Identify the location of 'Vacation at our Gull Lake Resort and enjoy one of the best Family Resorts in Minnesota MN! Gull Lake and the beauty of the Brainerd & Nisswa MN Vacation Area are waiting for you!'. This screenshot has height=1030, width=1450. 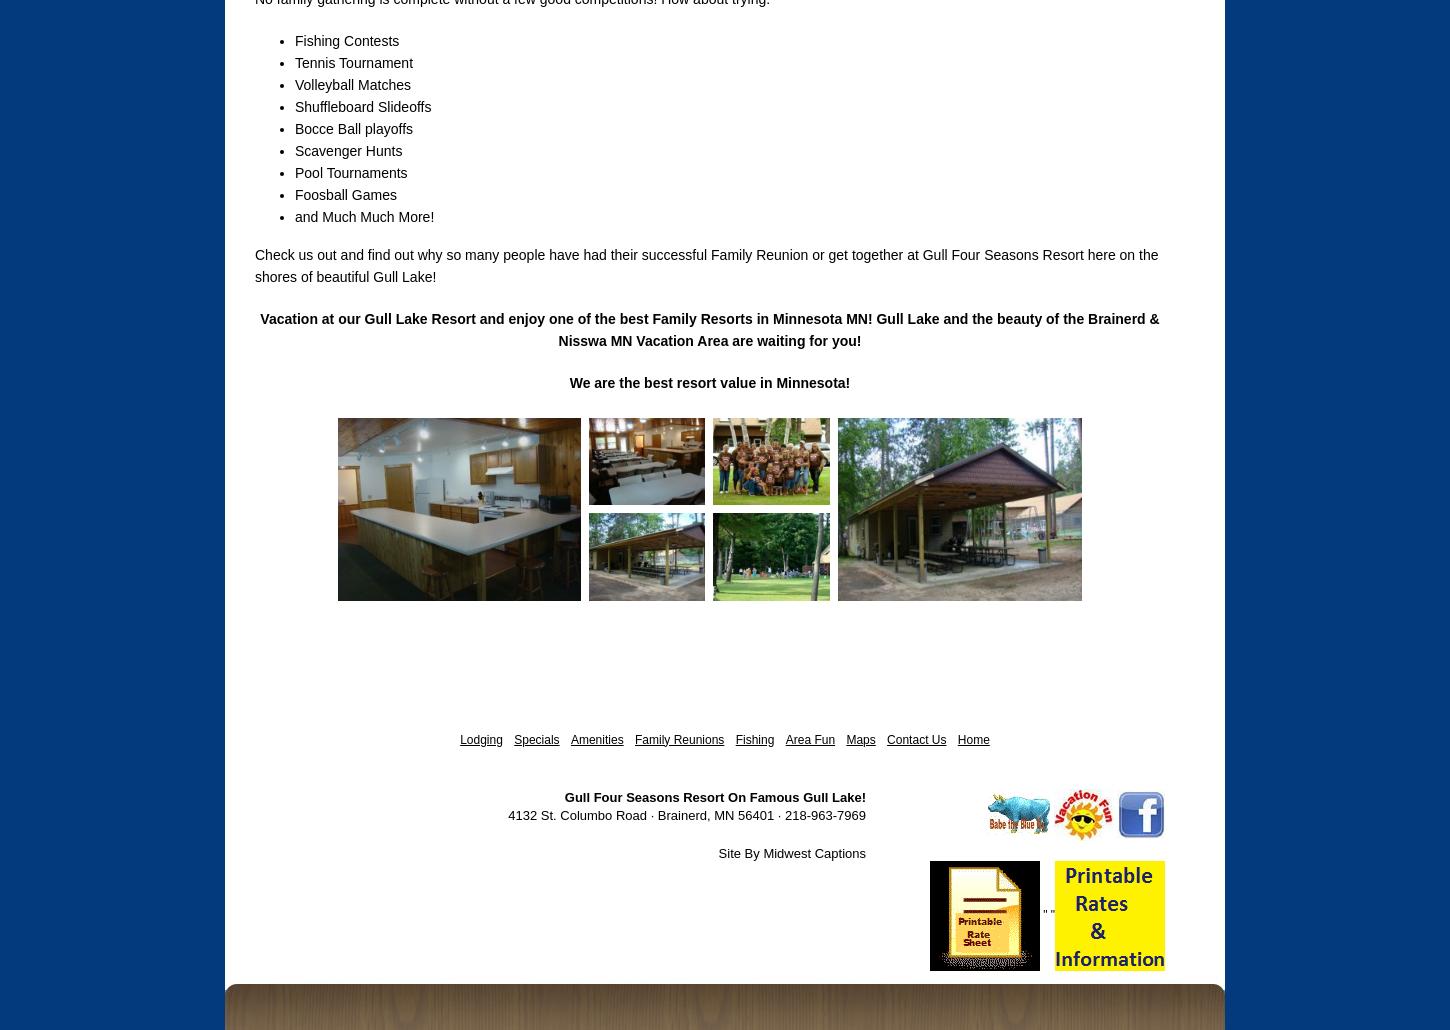
(708, 329).